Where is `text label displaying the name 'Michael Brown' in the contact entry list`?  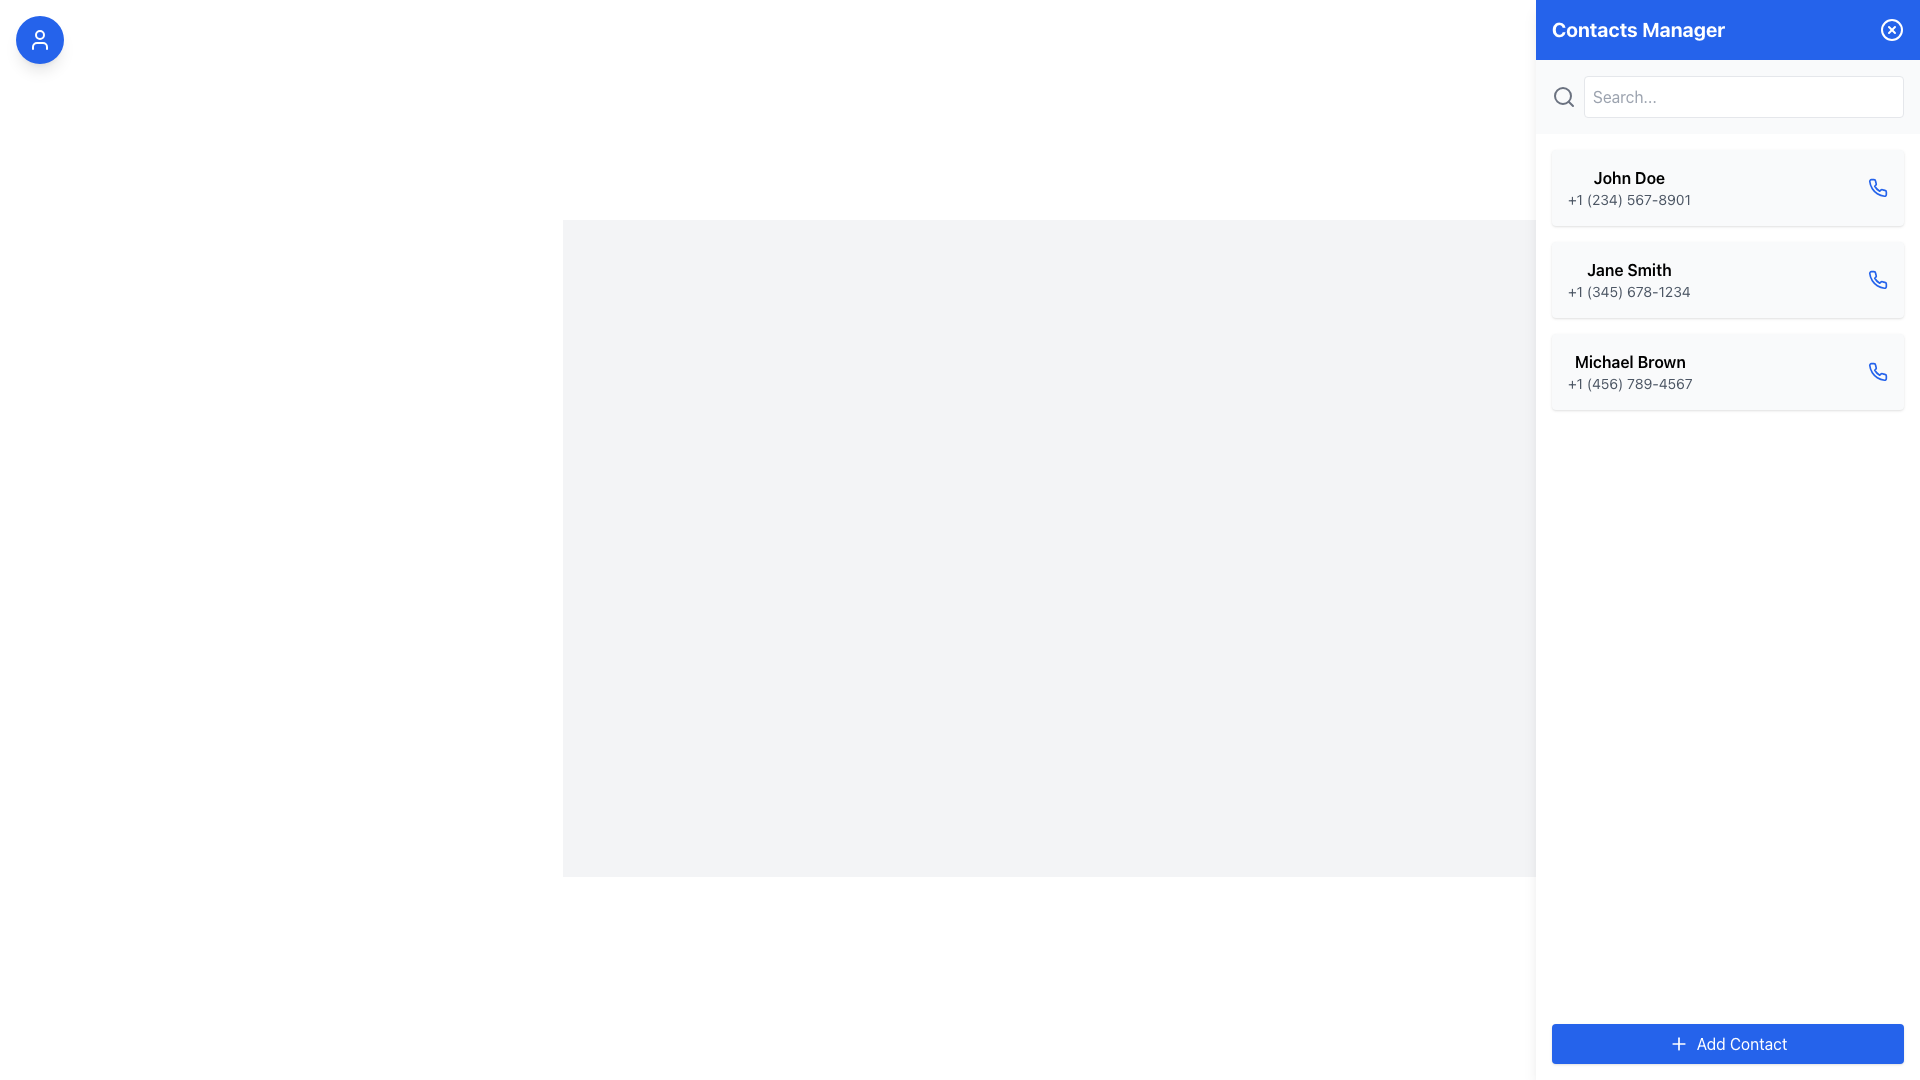 text label displaying the name 'Michael Brown' in the contact entry list is located at coordinates (1630, 362).